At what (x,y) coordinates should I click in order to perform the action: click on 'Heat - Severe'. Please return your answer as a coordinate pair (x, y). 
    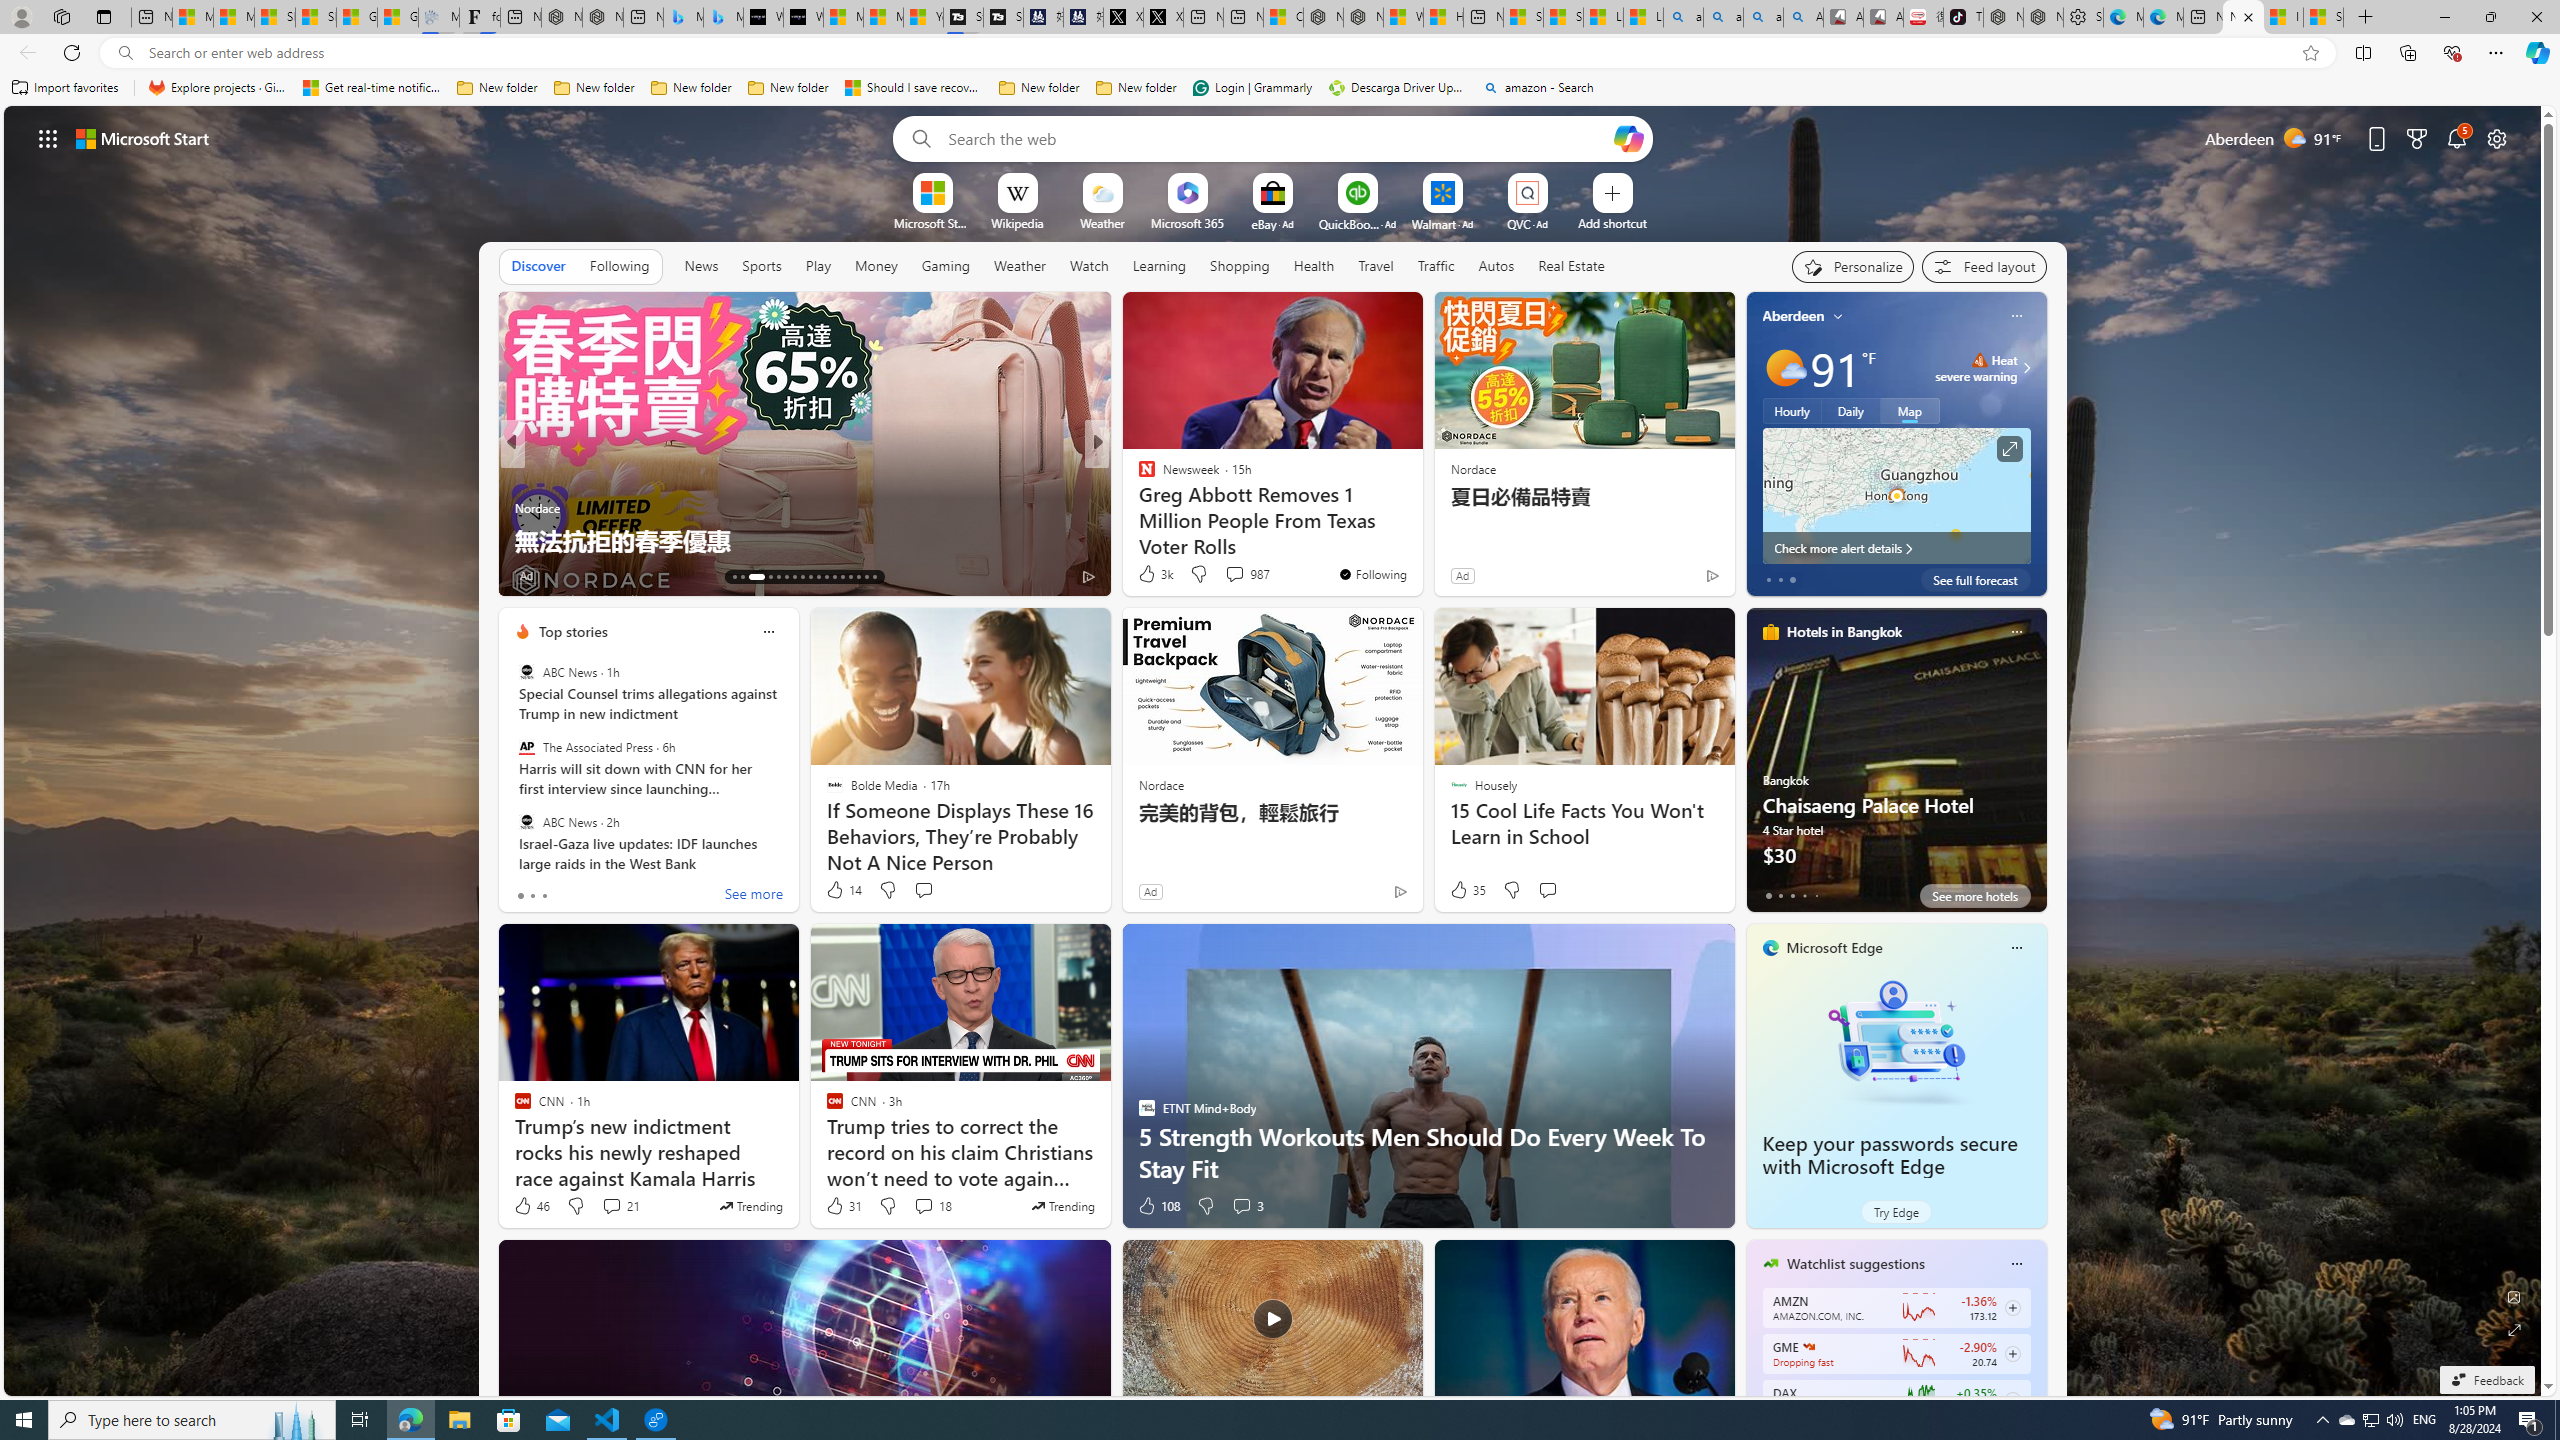
    Looking at the image, I should click on (1980, 360).